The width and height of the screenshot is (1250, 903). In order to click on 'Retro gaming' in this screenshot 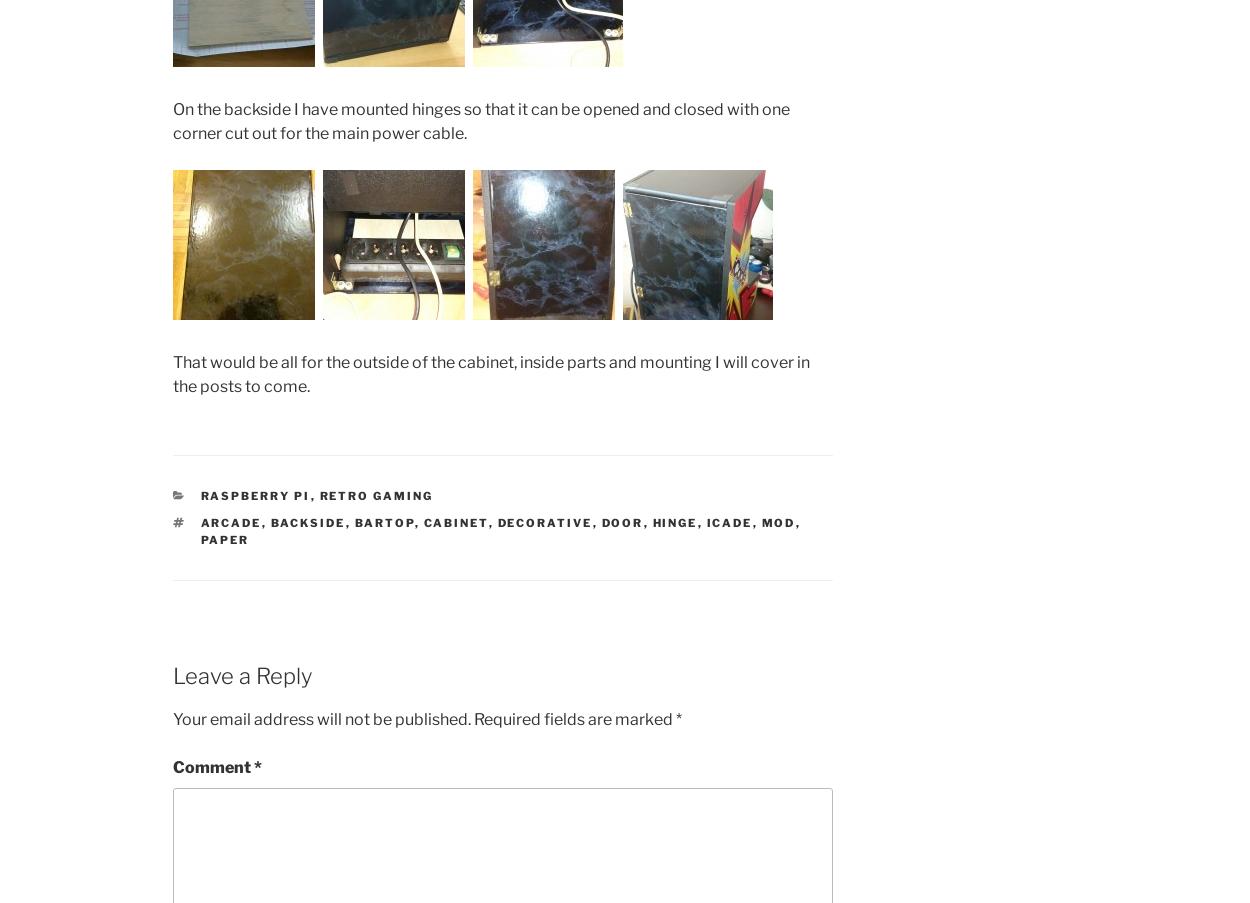, I will do `click(318, 495)`.